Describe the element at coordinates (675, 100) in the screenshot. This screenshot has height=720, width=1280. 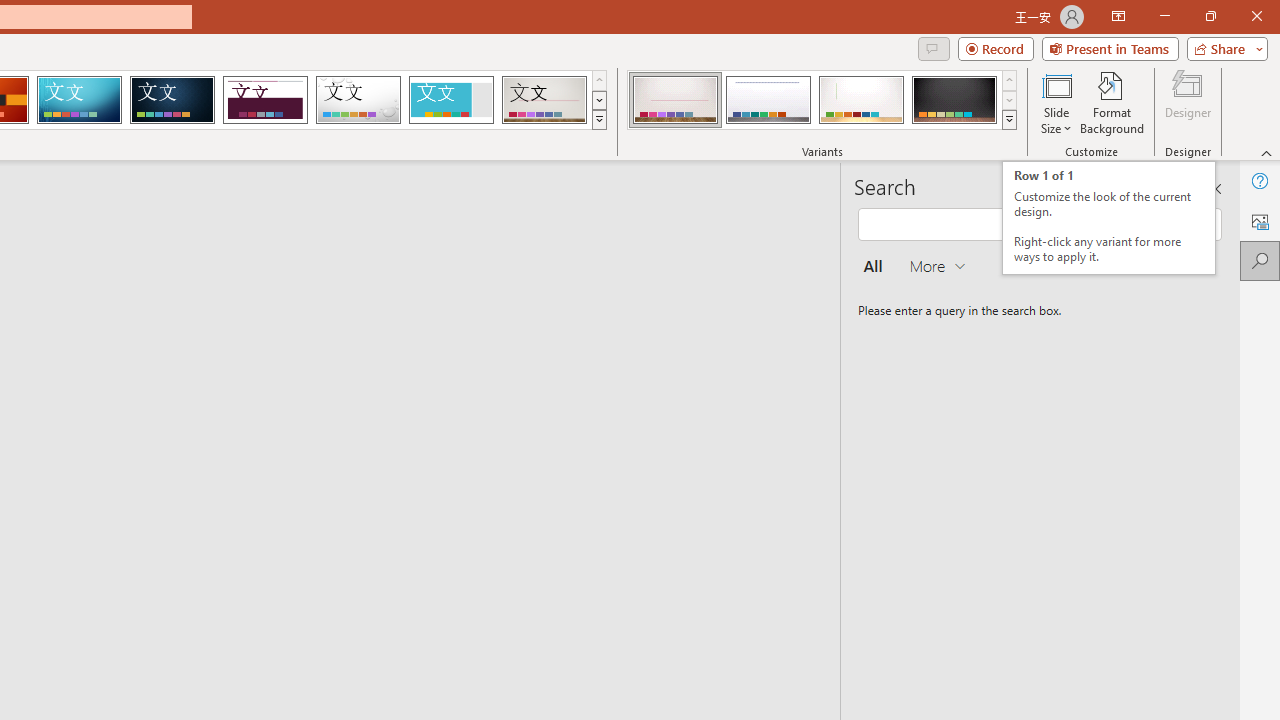
I see `'Gallery Variant 1'` at that location.